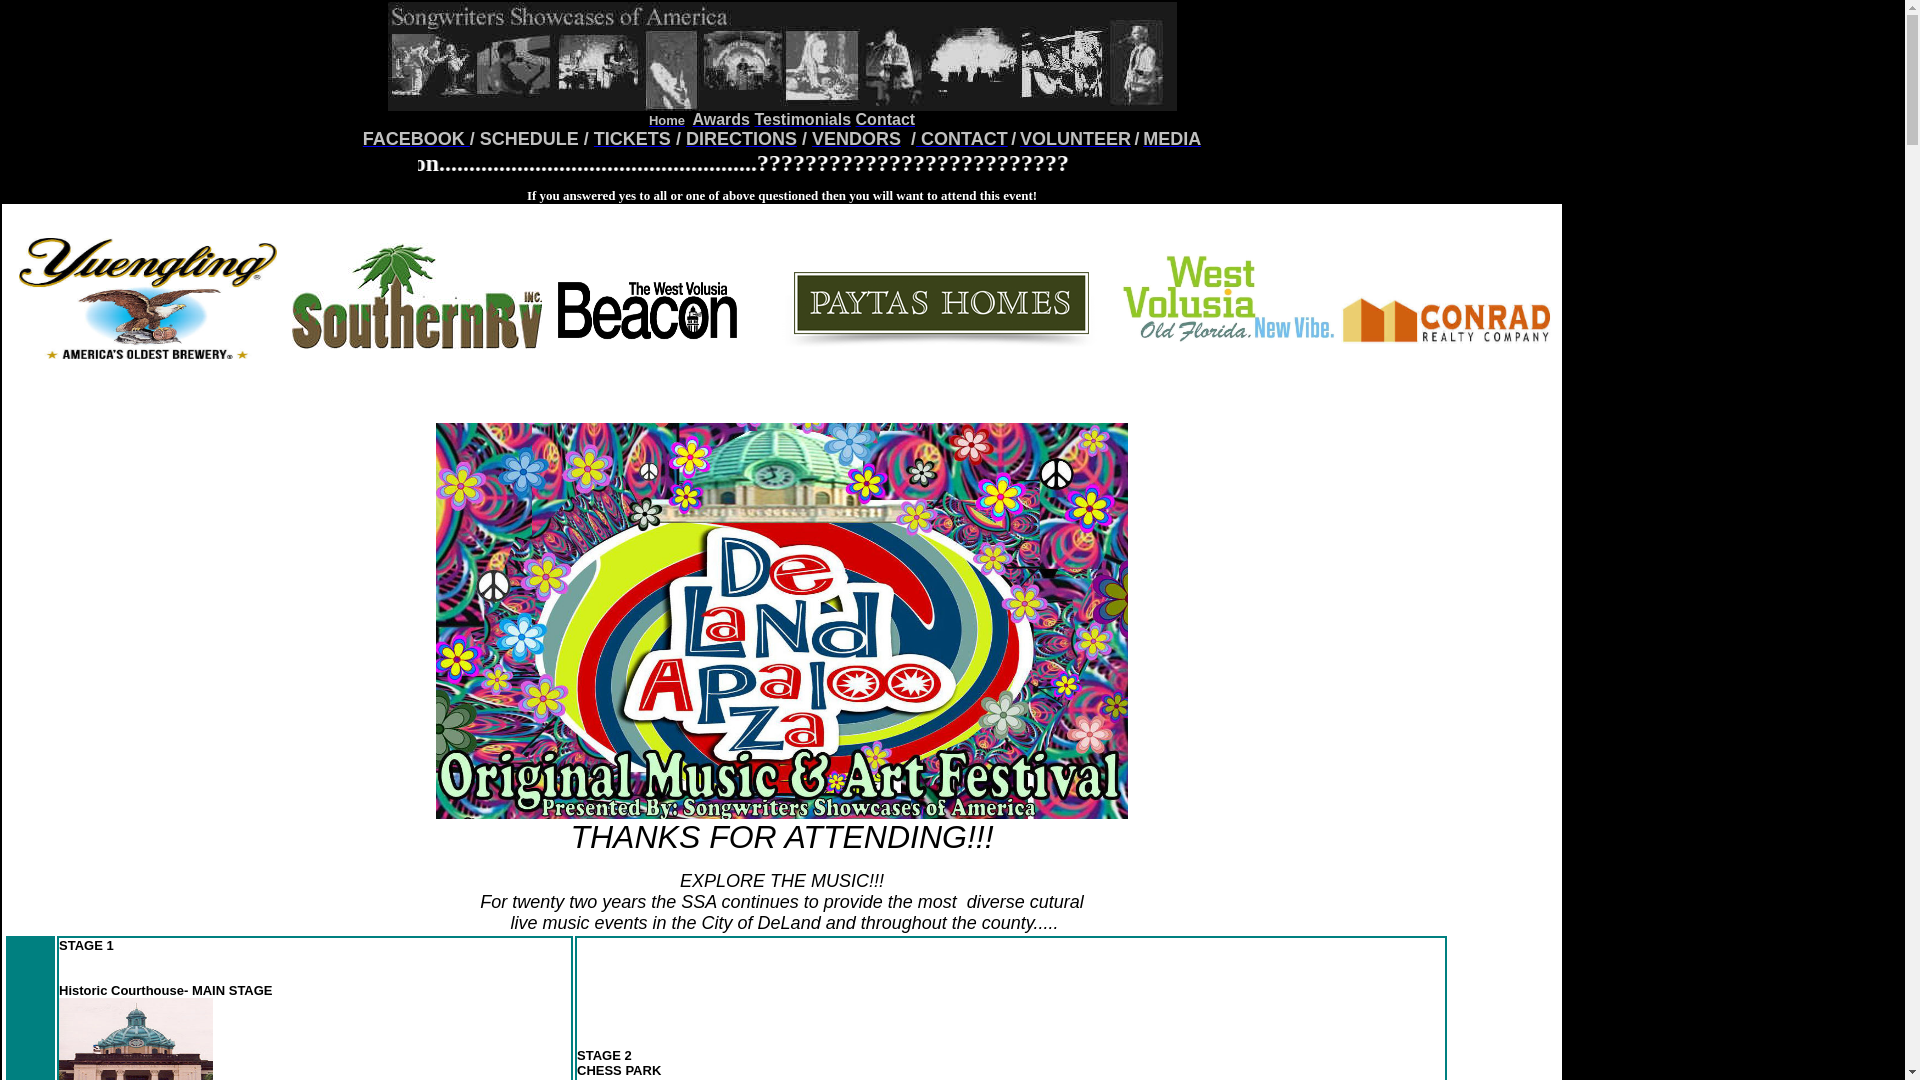 The image size is (1920, 1080). What do you see at coordinates (720, 119) in the screenshot?
I see `'Awards'` at bounding box center [720, 119].